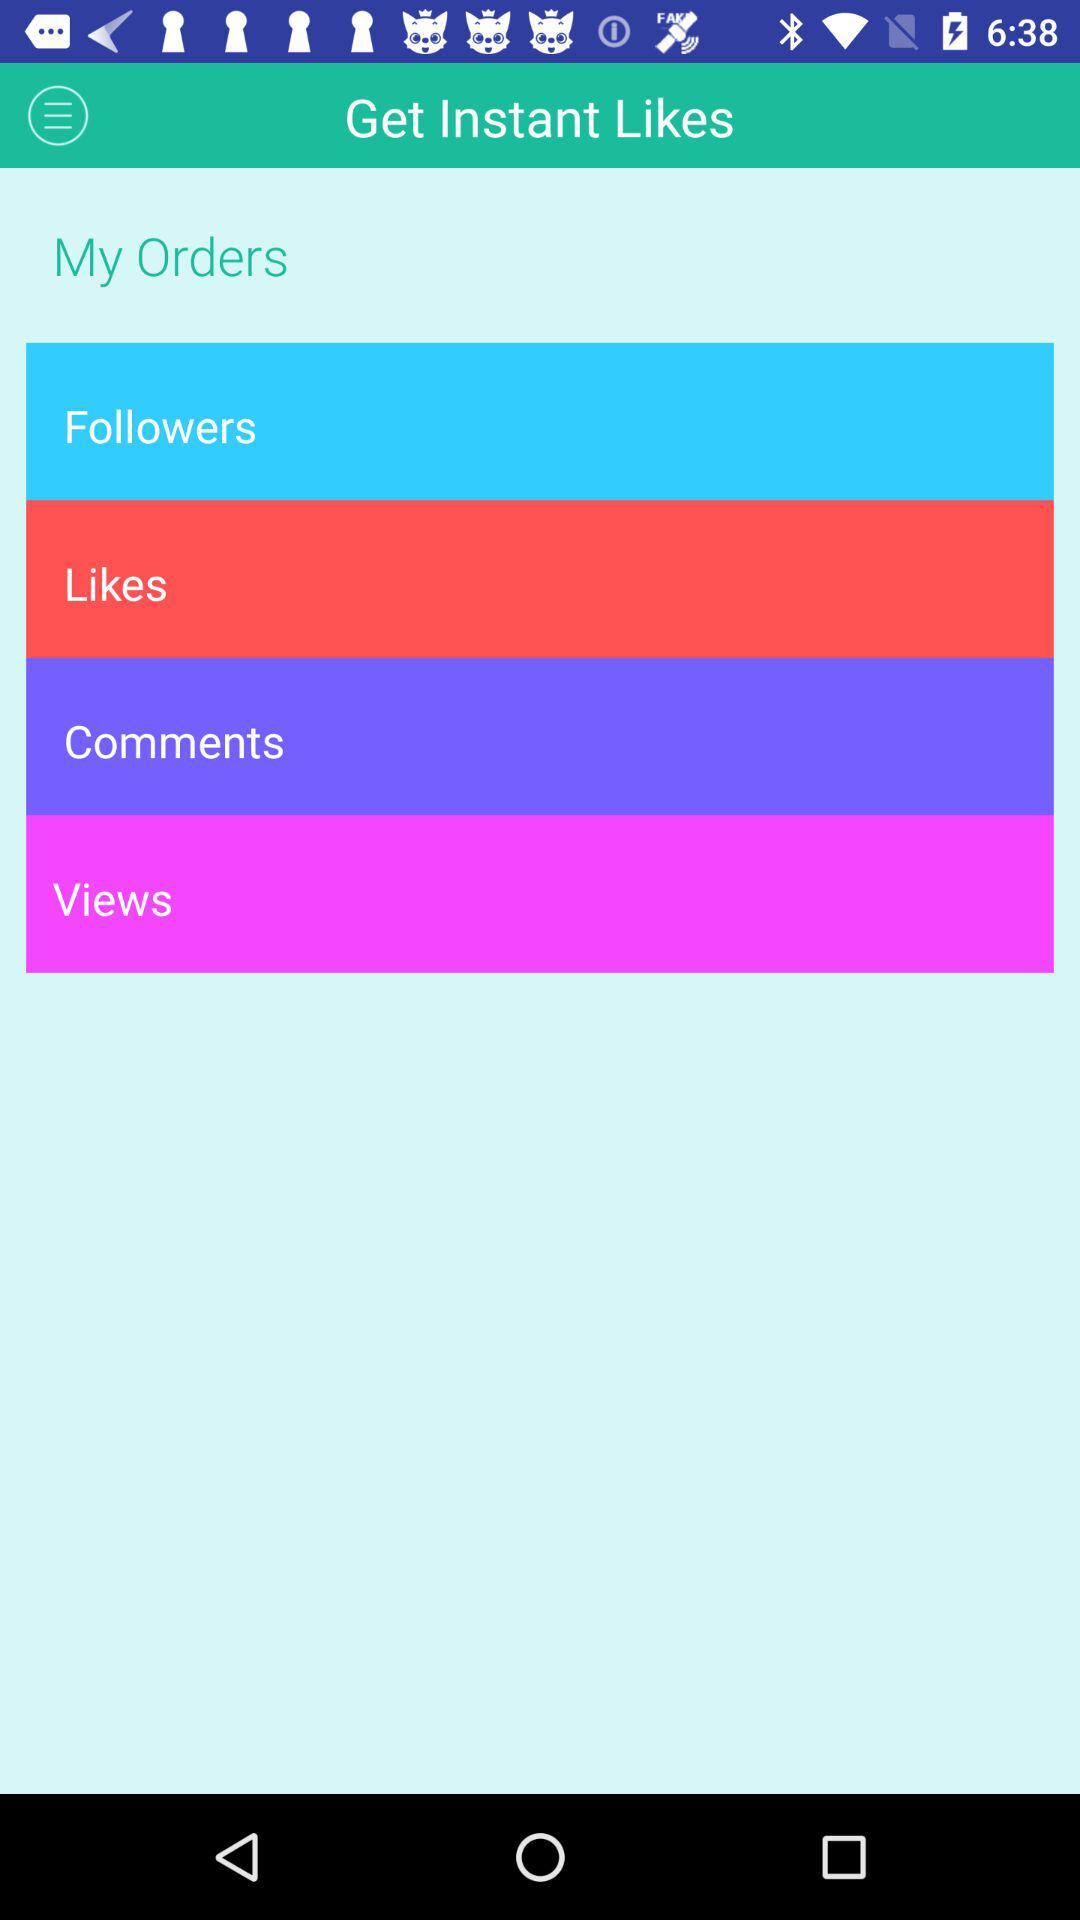 The width and height of the screenshot is (1080, 1920). What do you see at coordinates (540, 735) in the screenshot?
I see `the  comments icon` at bounding box center [540, 735].